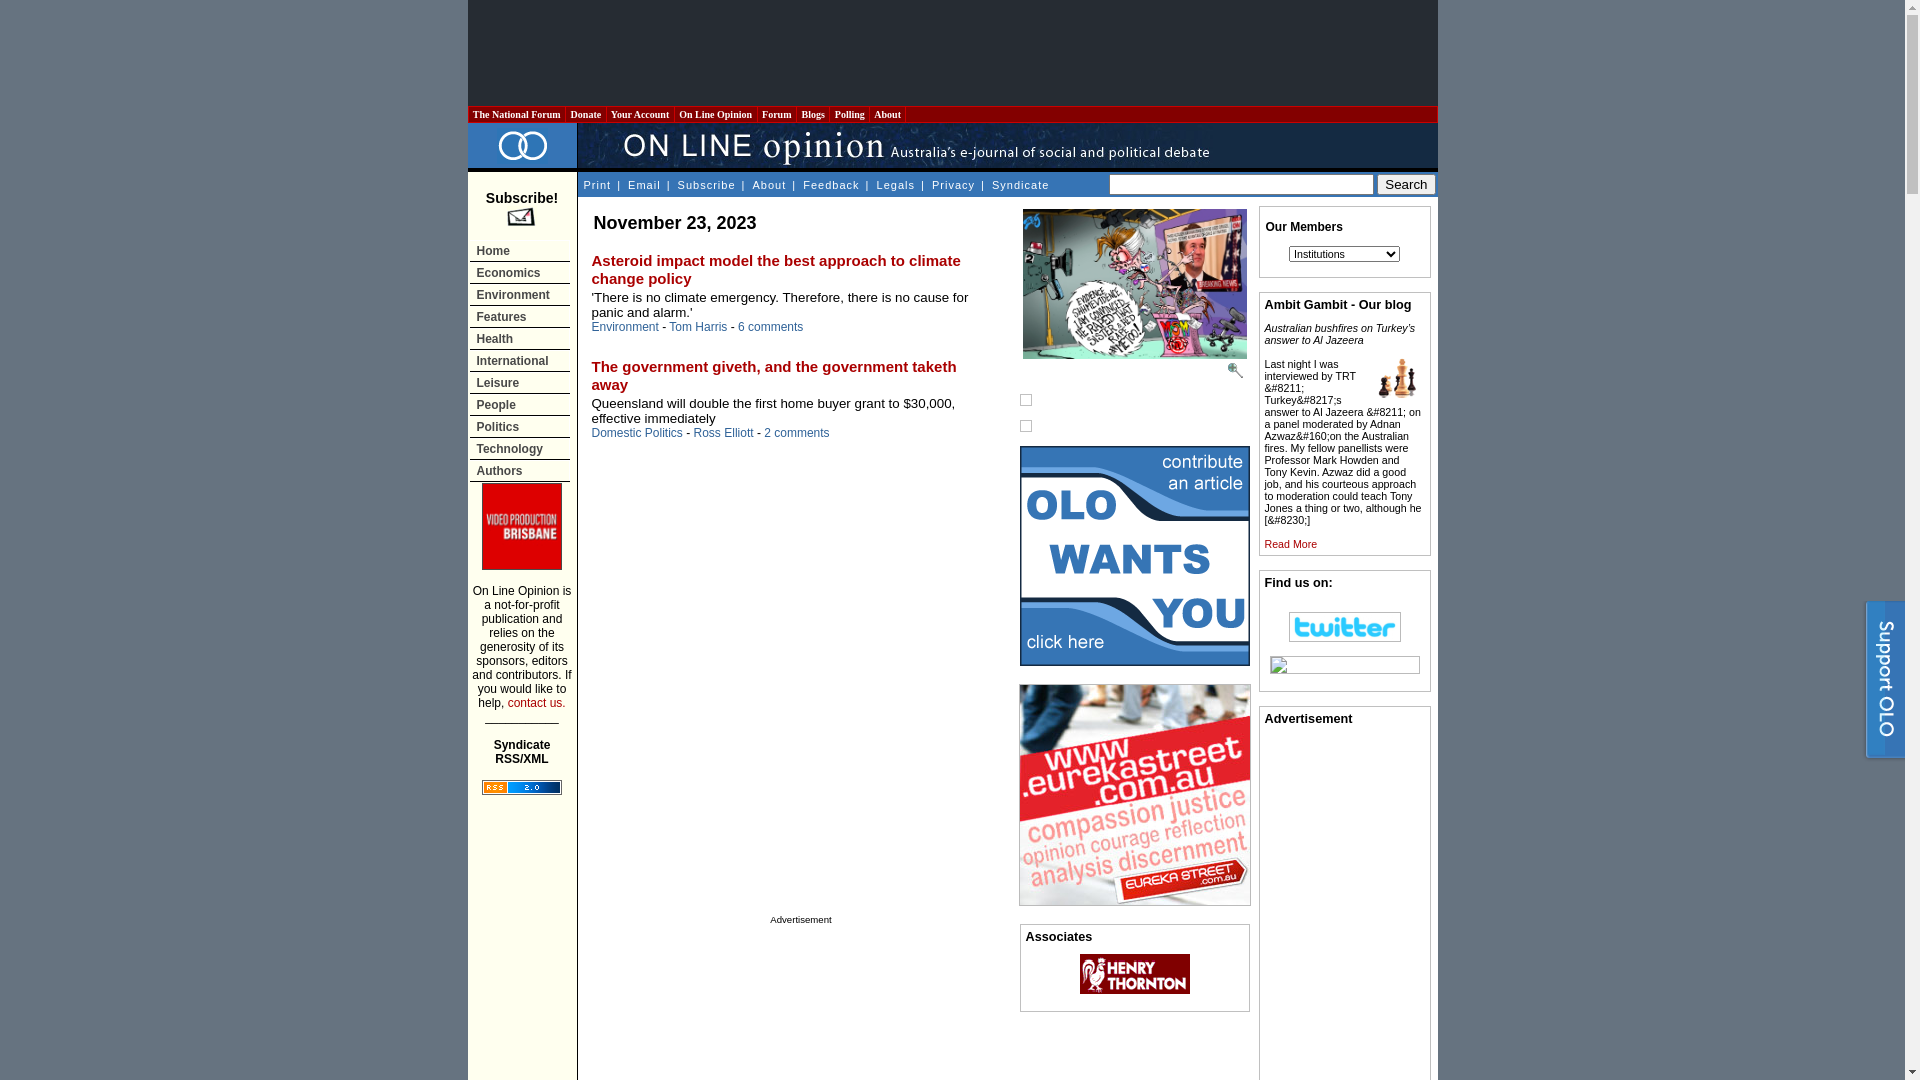  Describe the element at coordinates (519, 447) in the screenshot. I see `'Technology'` at that location.